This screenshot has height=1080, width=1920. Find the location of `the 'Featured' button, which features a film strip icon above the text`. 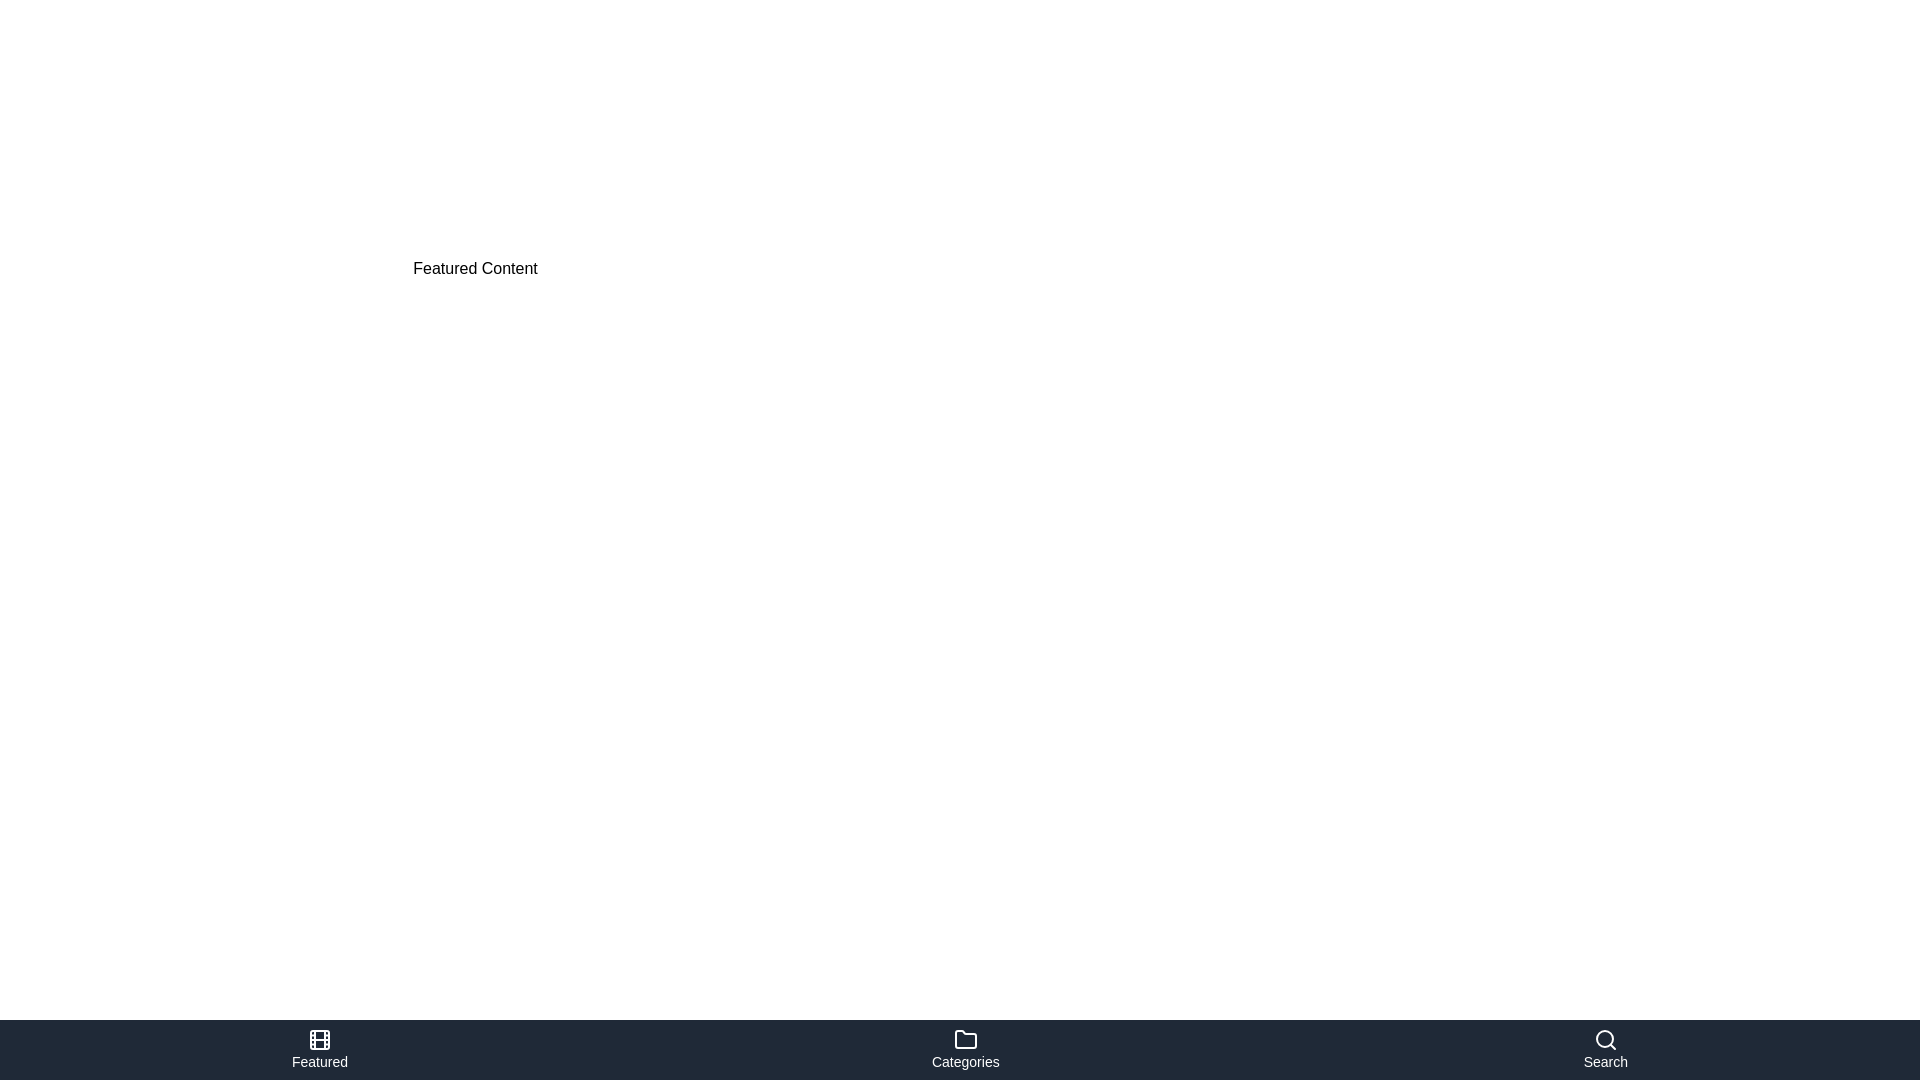

the 'Featured' button, which features a film strip icon above the text is located at coordinates (320, 1048).